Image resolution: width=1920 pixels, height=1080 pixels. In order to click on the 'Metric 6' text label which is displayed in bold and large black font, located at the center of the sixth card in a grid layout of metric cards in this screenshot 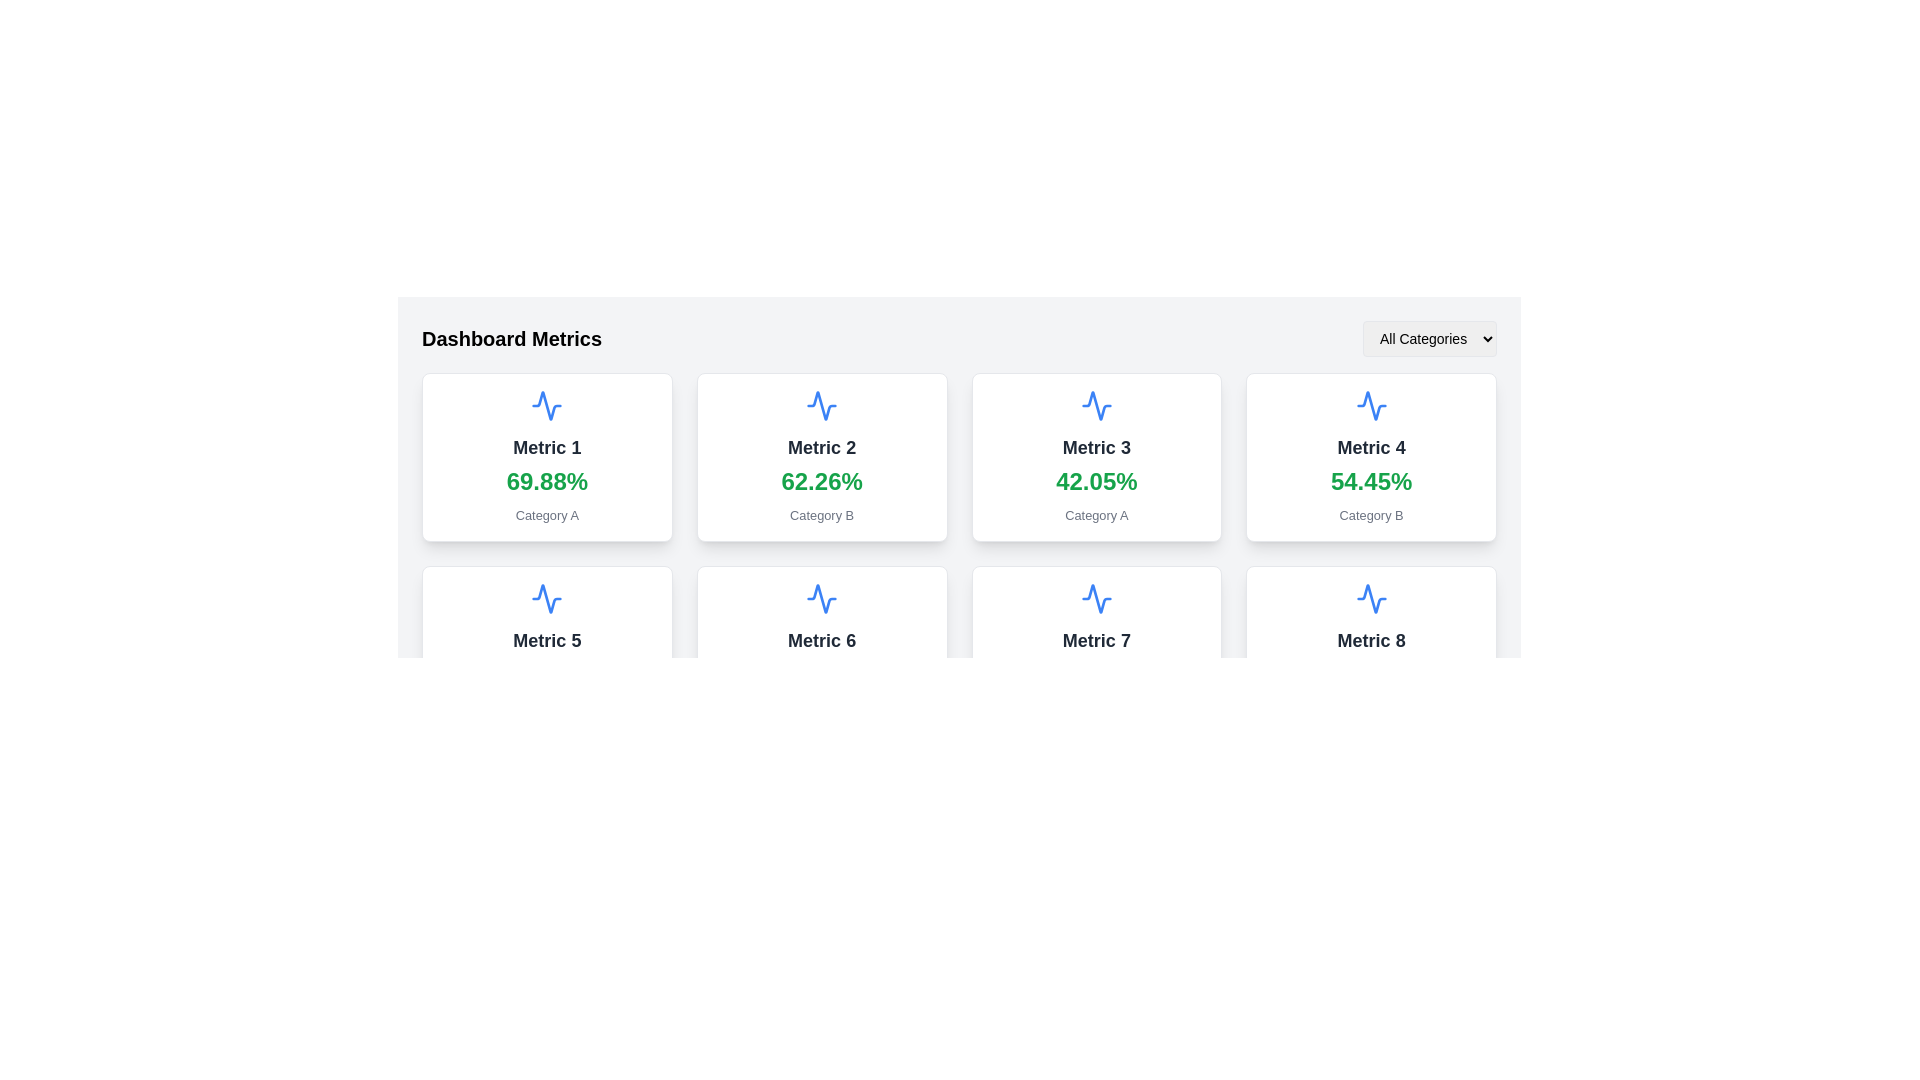, I will do `click(822, 641)`.